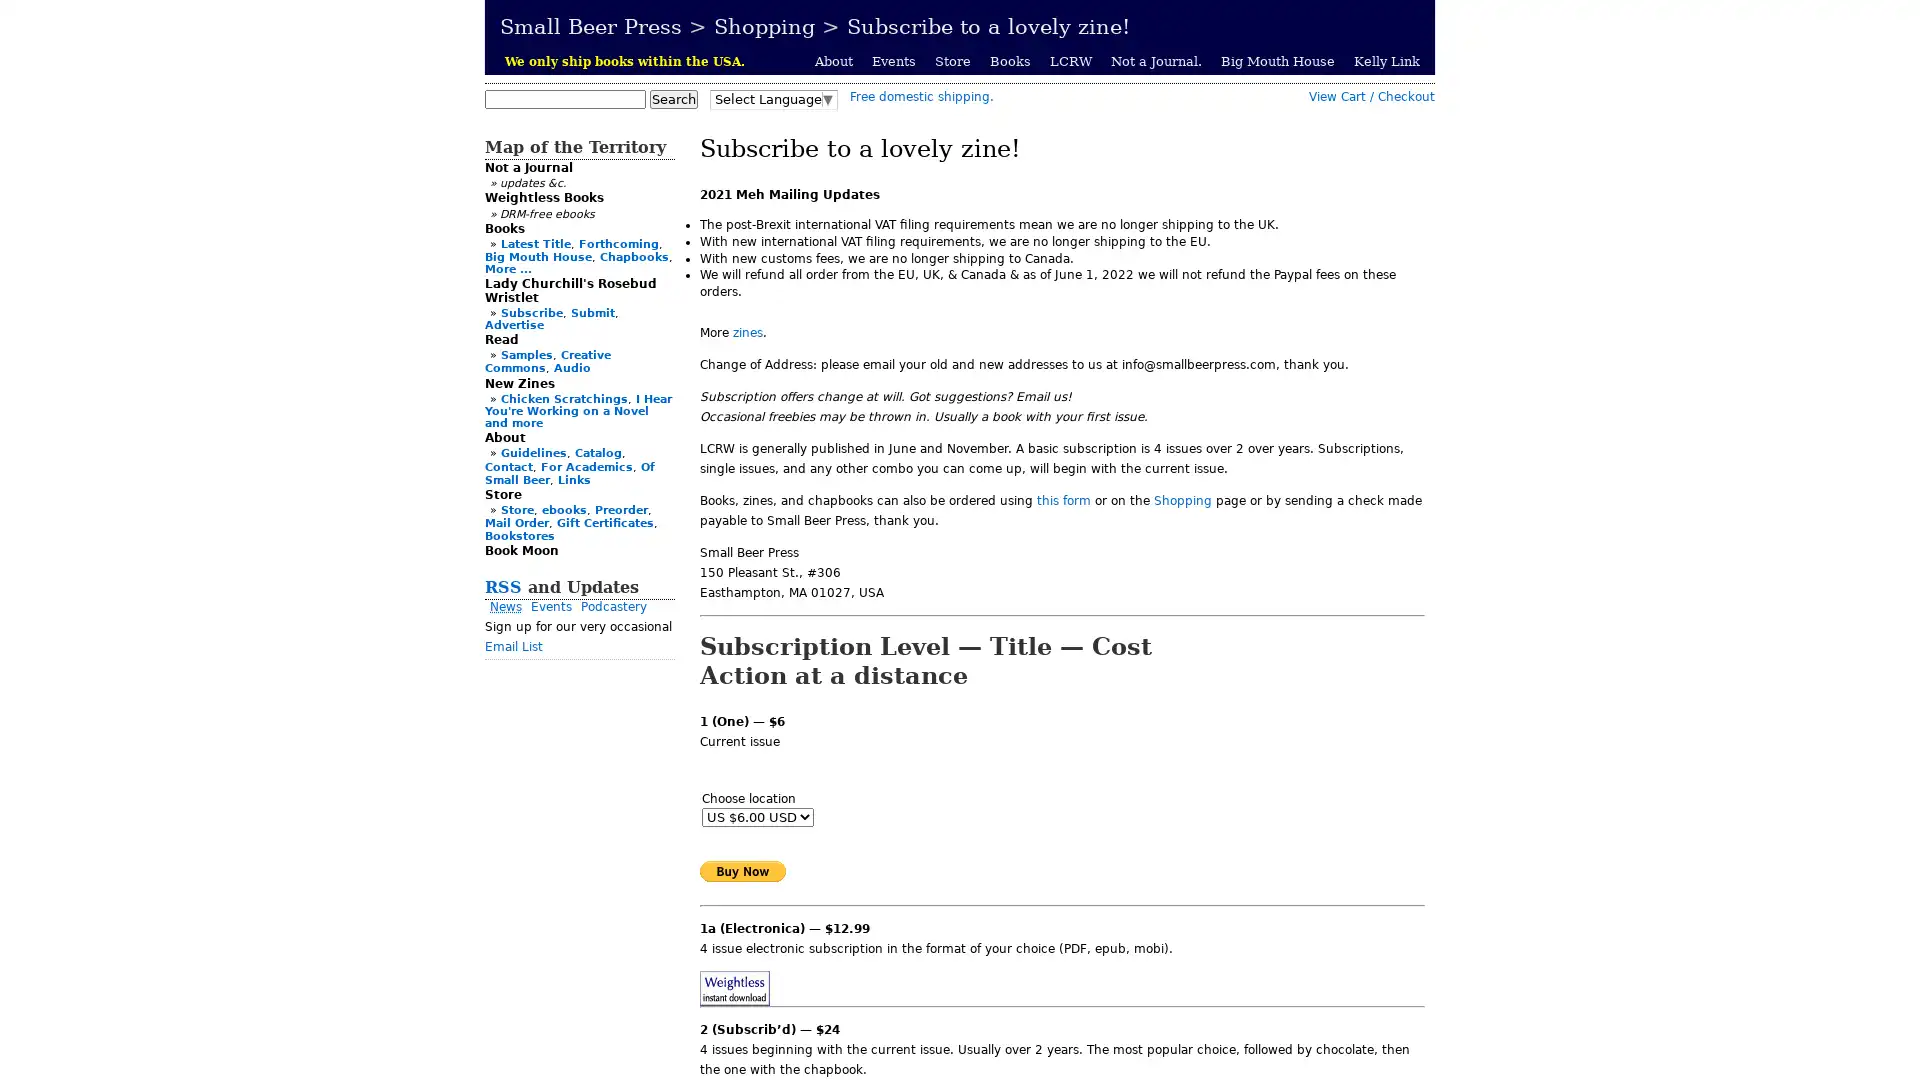  Describe the element at coordinates (673, 99) in the screenshot. I see `Search` at that location.